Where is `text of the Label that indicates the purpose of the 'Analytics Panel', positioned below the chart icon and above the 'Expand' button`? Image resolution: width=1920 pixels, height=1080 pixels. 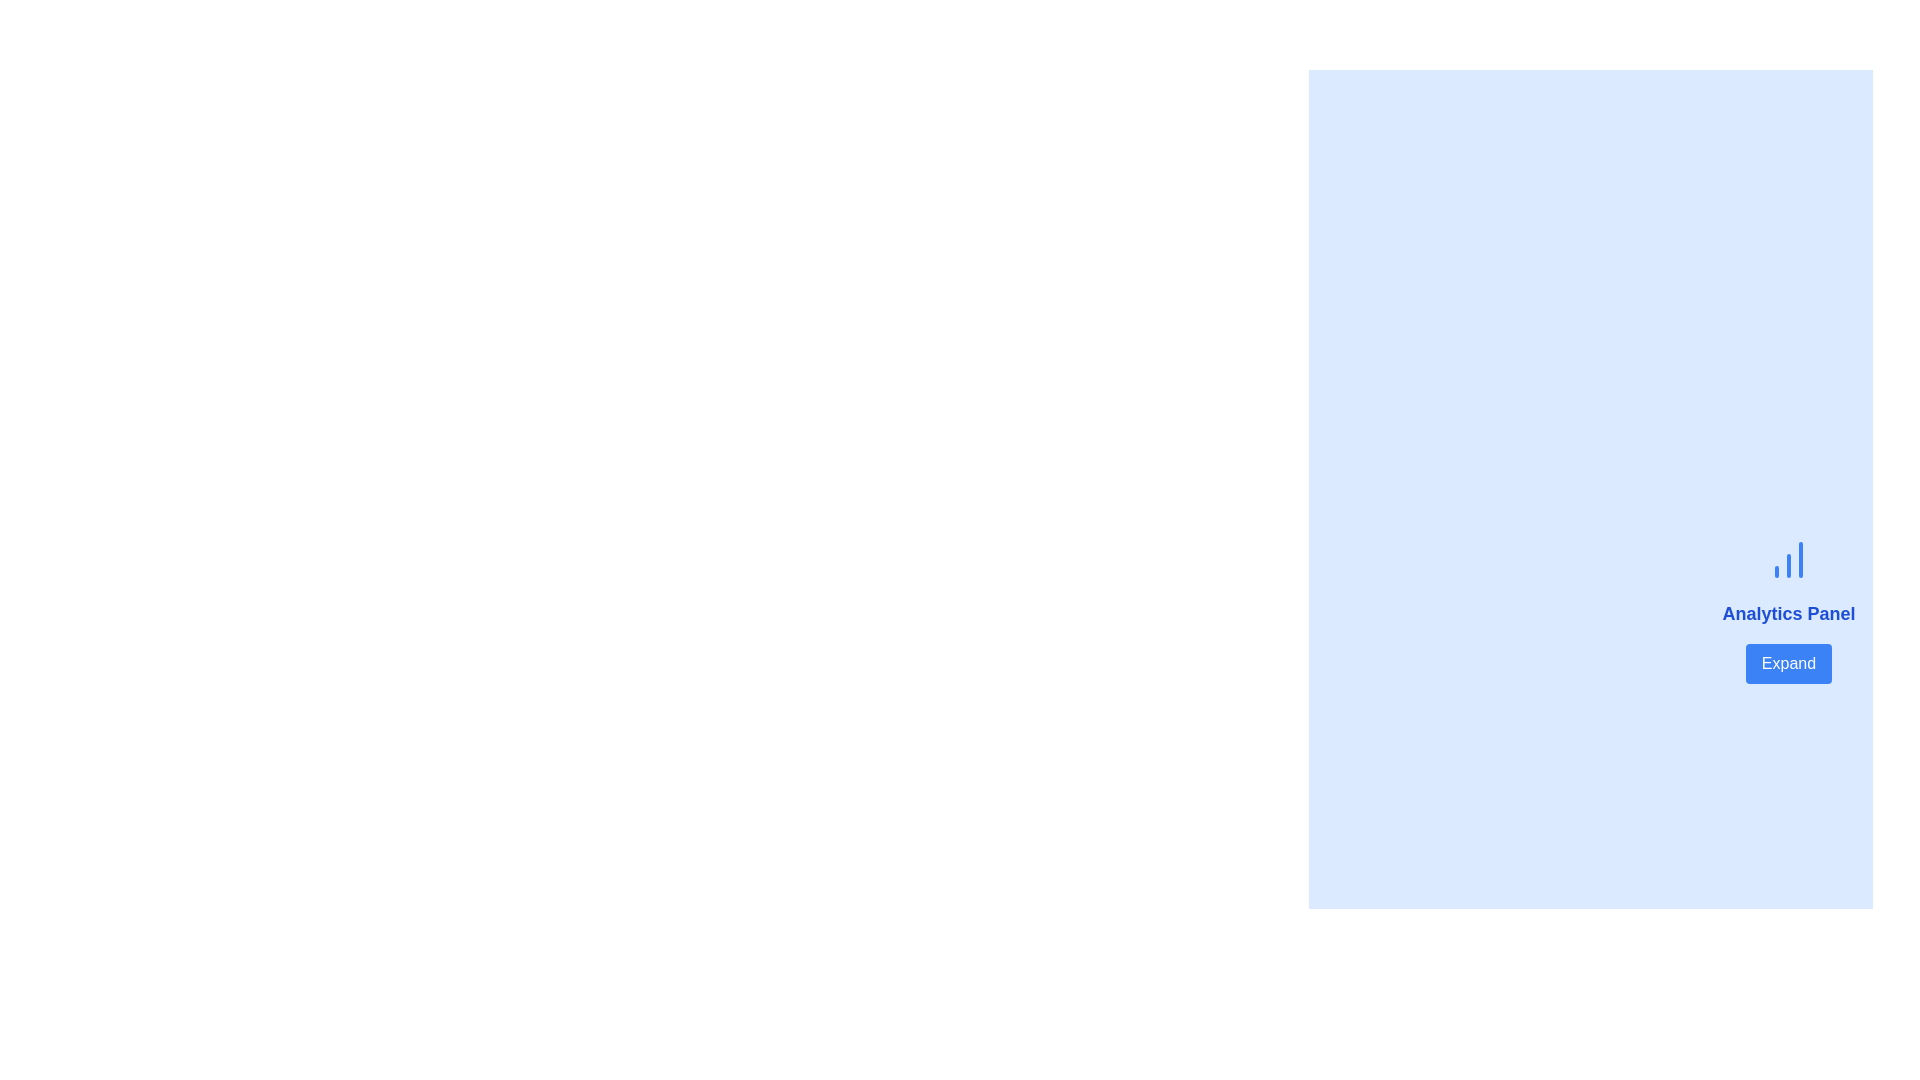 text of the Label that indicates the purpose of the 'Analytics Panel', positioned below the chart icon and above the 'Expand' button is located at coordinates (1789, 612).